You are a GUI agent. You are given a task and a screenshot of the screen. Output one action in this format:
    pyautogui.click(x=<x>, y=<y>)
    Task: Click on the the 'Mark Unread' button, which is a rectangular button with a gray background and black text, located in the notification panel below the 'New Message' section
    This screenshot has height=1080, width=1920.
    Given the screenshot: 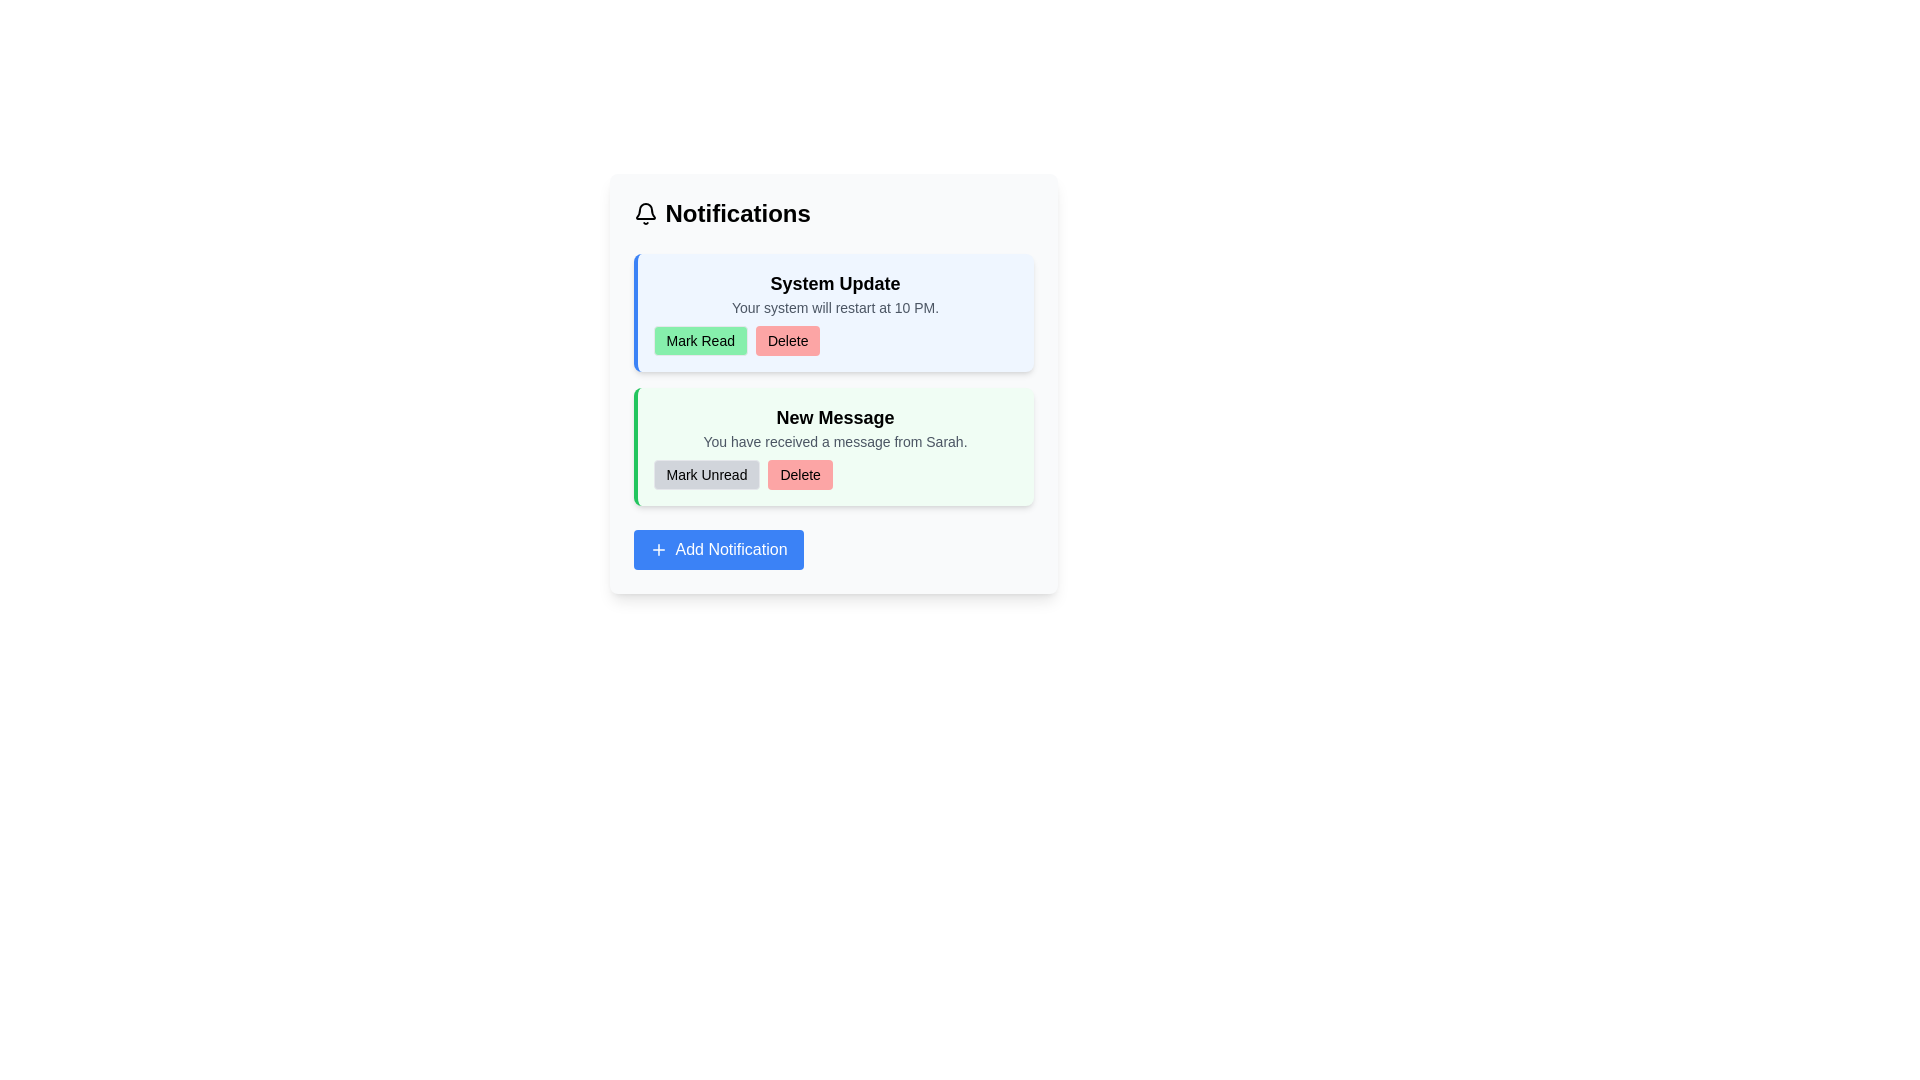 What is the action you would take?
    pyautogui.click(x=706, y=474)
    